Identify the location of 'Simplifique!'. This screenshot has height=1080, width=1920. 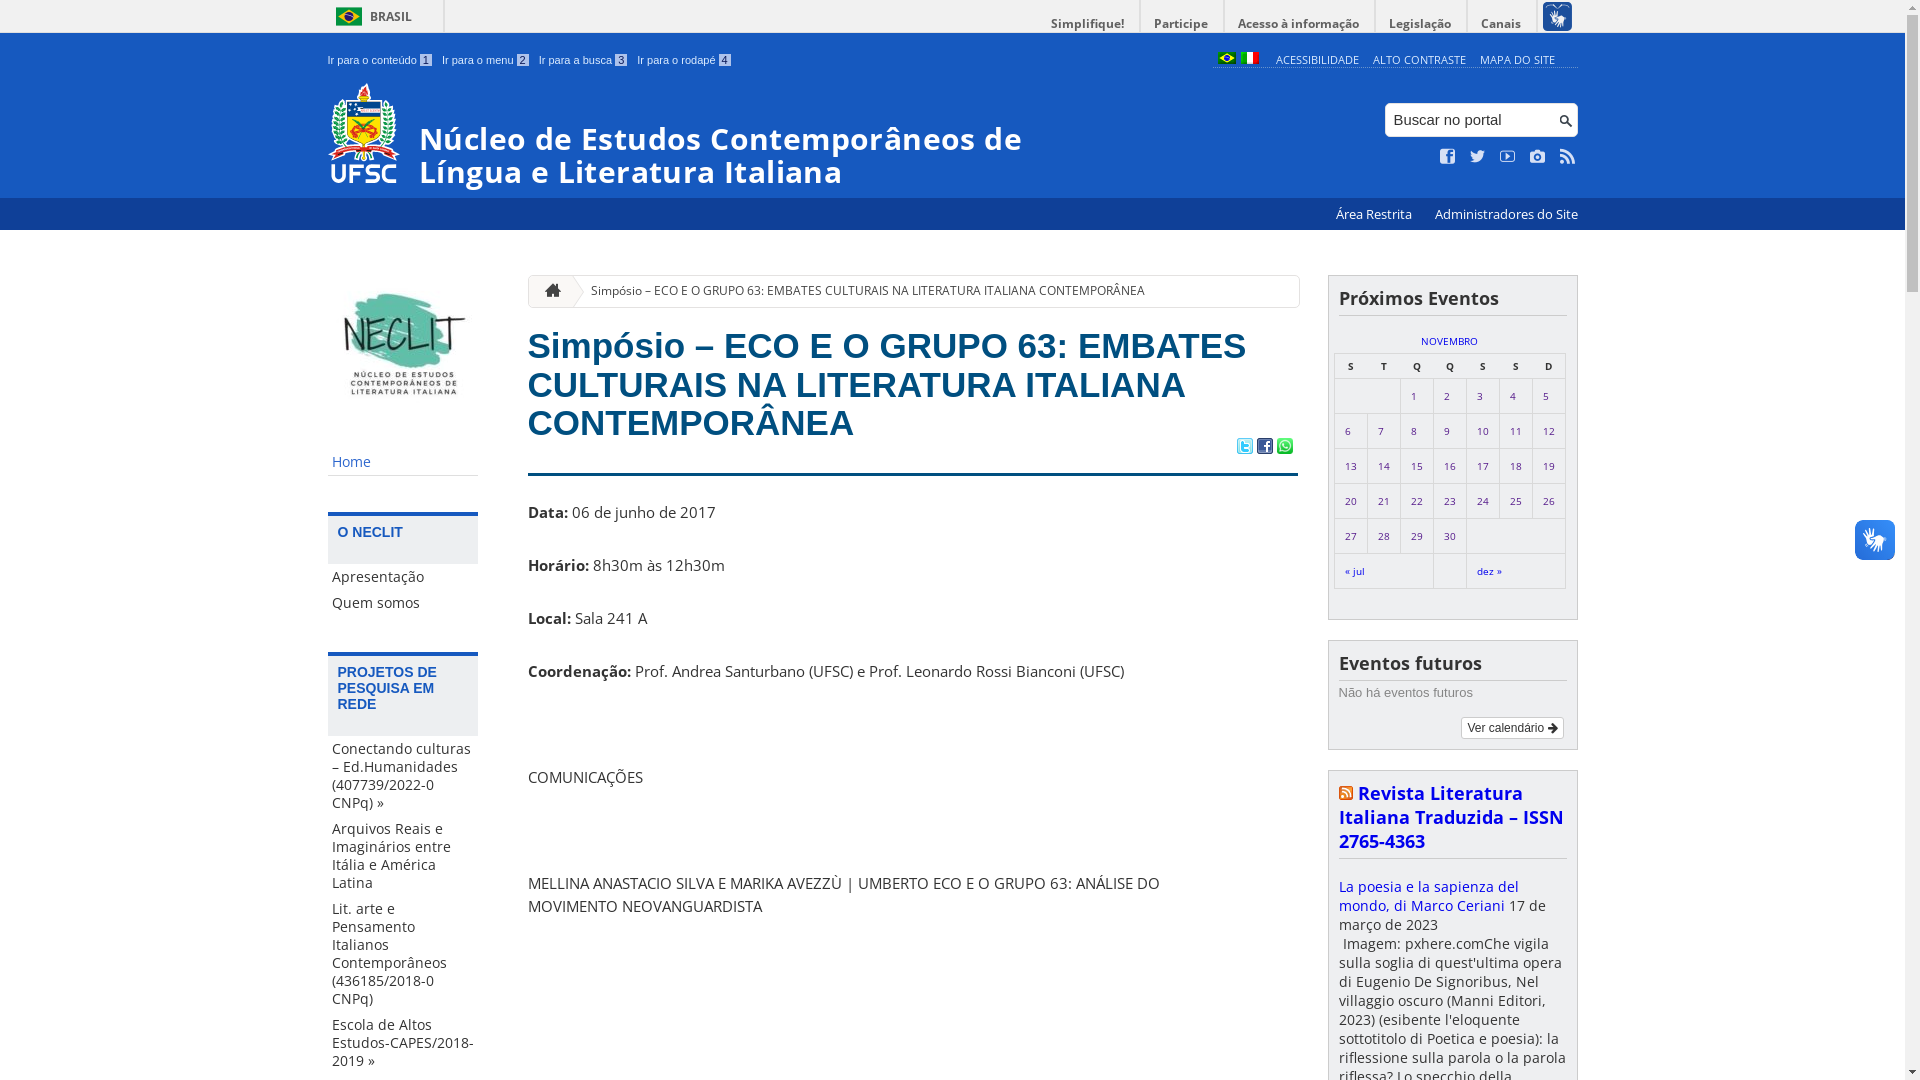
(1087, 23).